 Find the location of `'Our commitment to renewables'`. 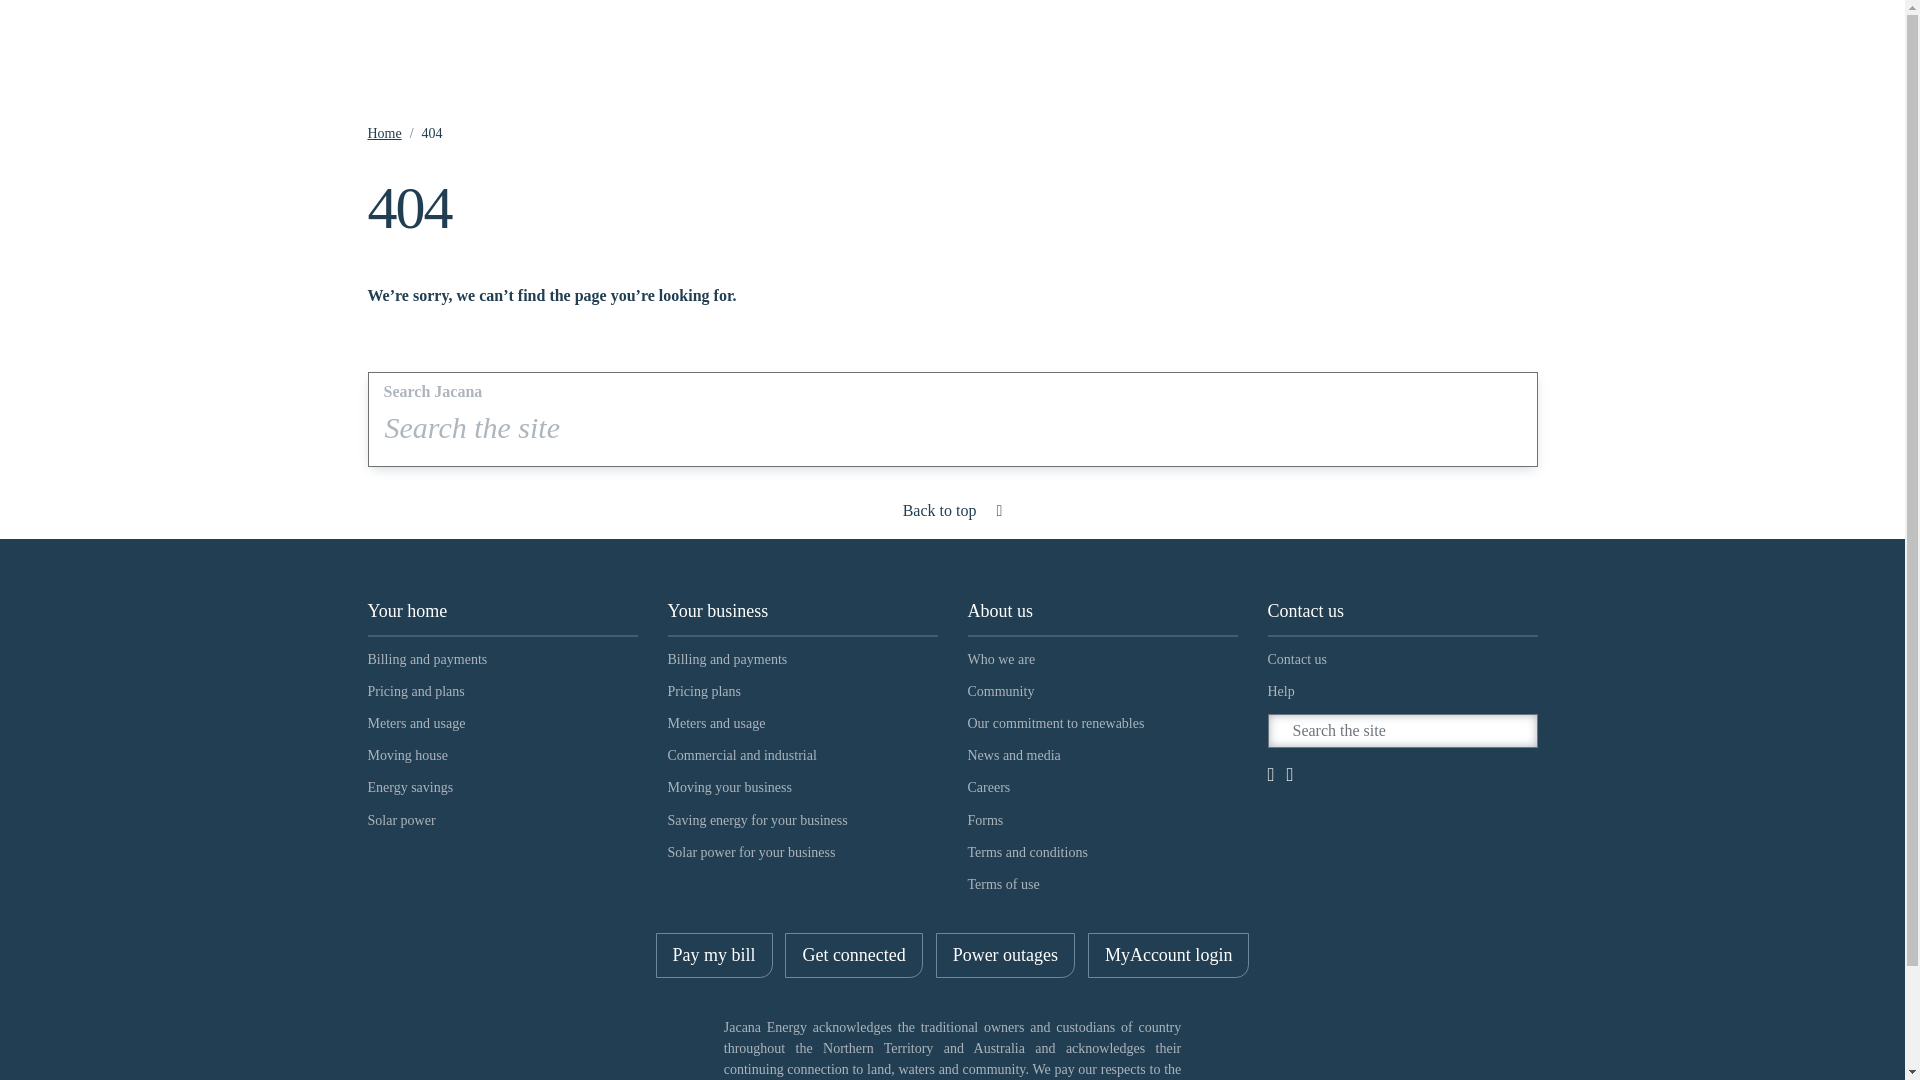

'Our commitment to renewables' is located at coordinates (1102, 725).